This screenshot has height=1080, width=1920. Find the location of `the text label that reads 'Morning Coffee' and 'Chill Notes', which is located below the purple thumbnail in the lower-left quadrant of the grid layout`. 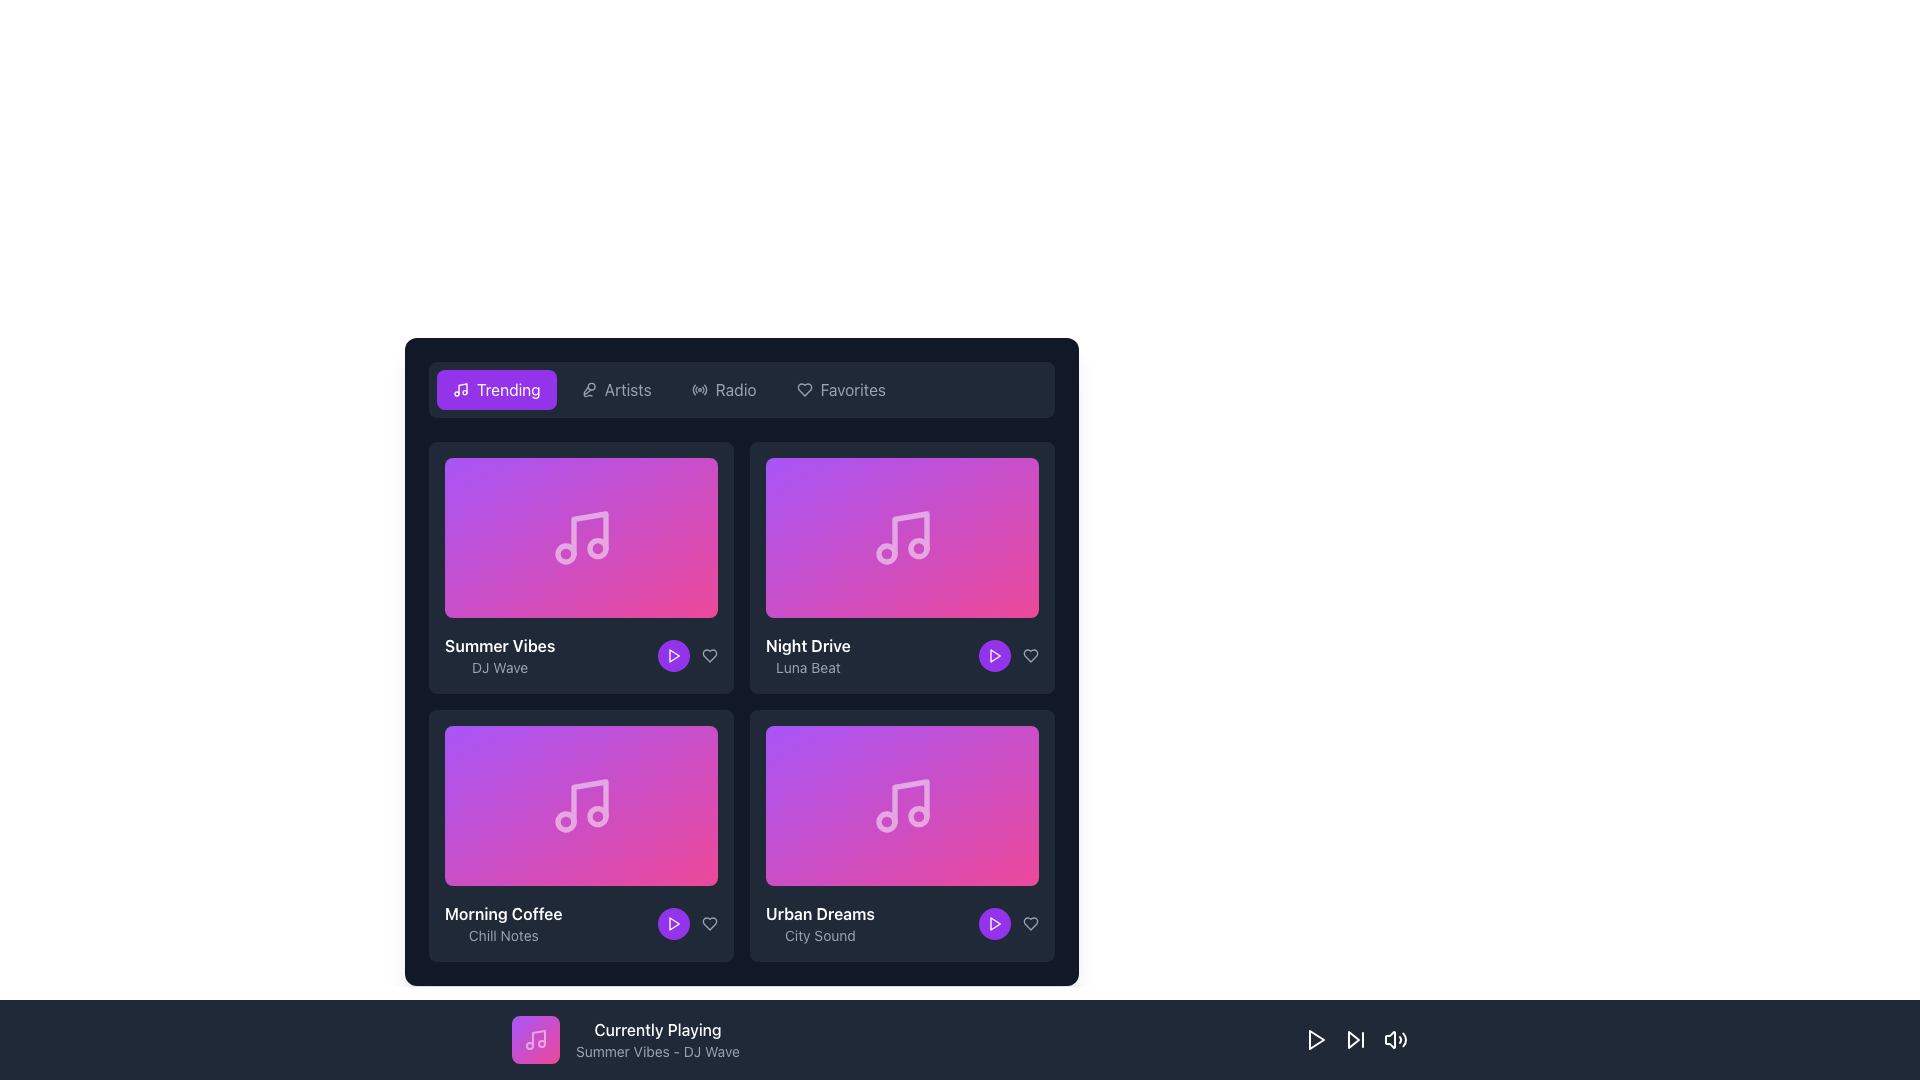

the text label that reads 'Morning Coffee' and 'Chill Notes', which is located below the purple thumbnail in the lower-left quadrant of the grid layout is located at coordinates (503, 924).